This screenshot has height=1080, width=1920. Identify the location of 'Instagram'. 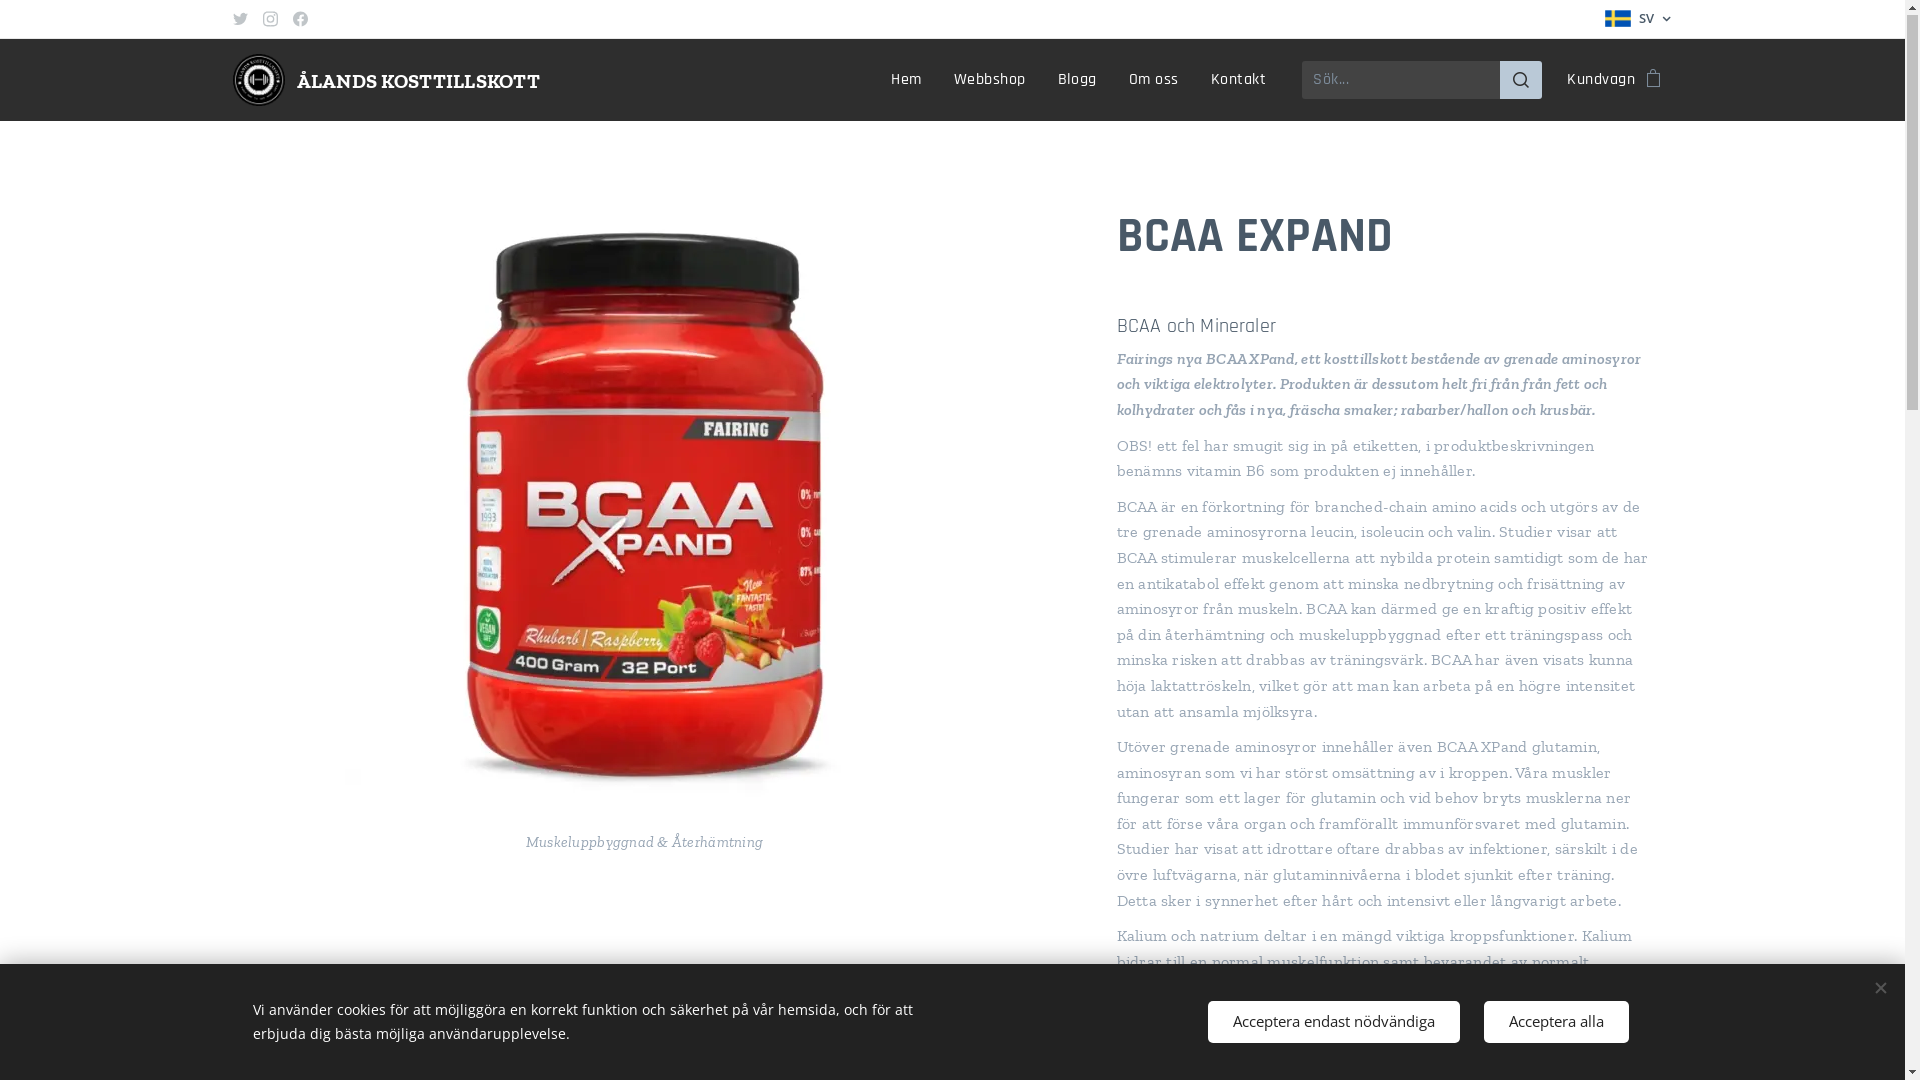
(269, 19).